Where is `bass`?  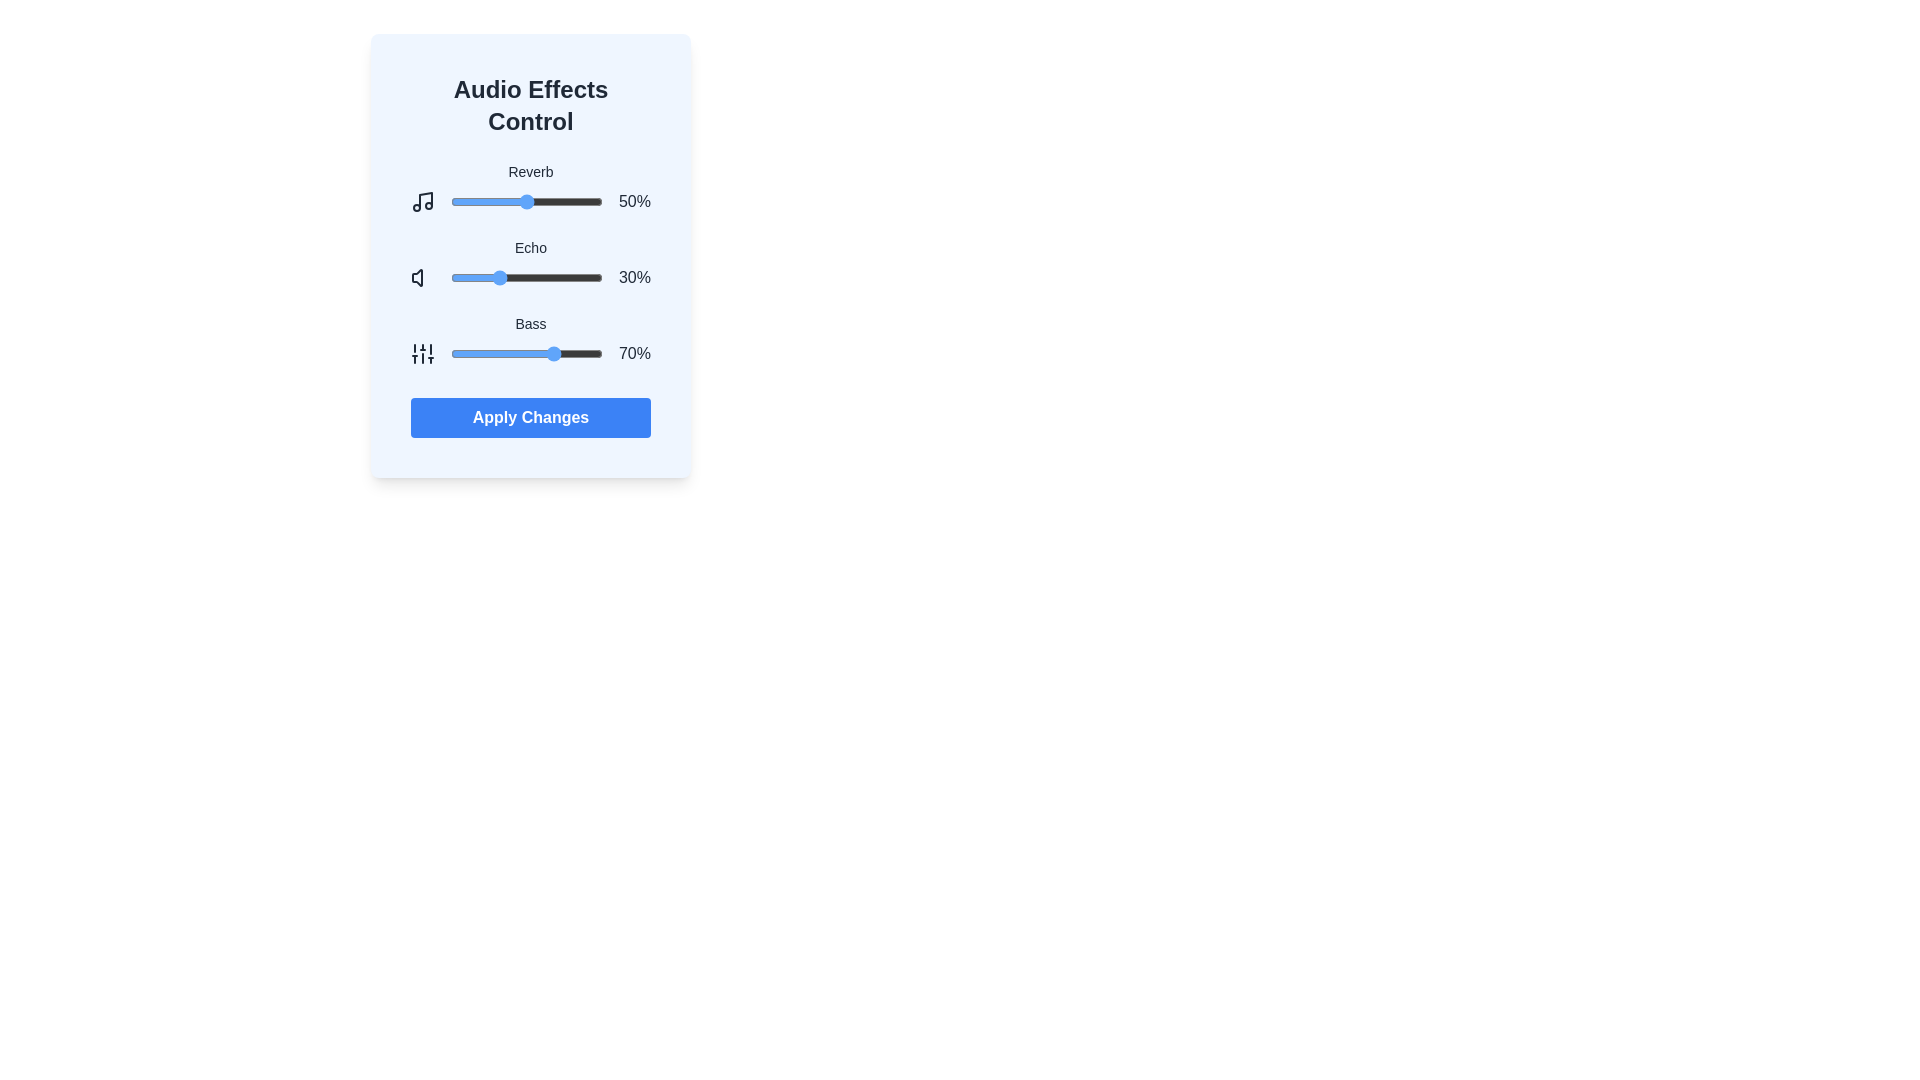 bass is located at coordinates (549, 353).